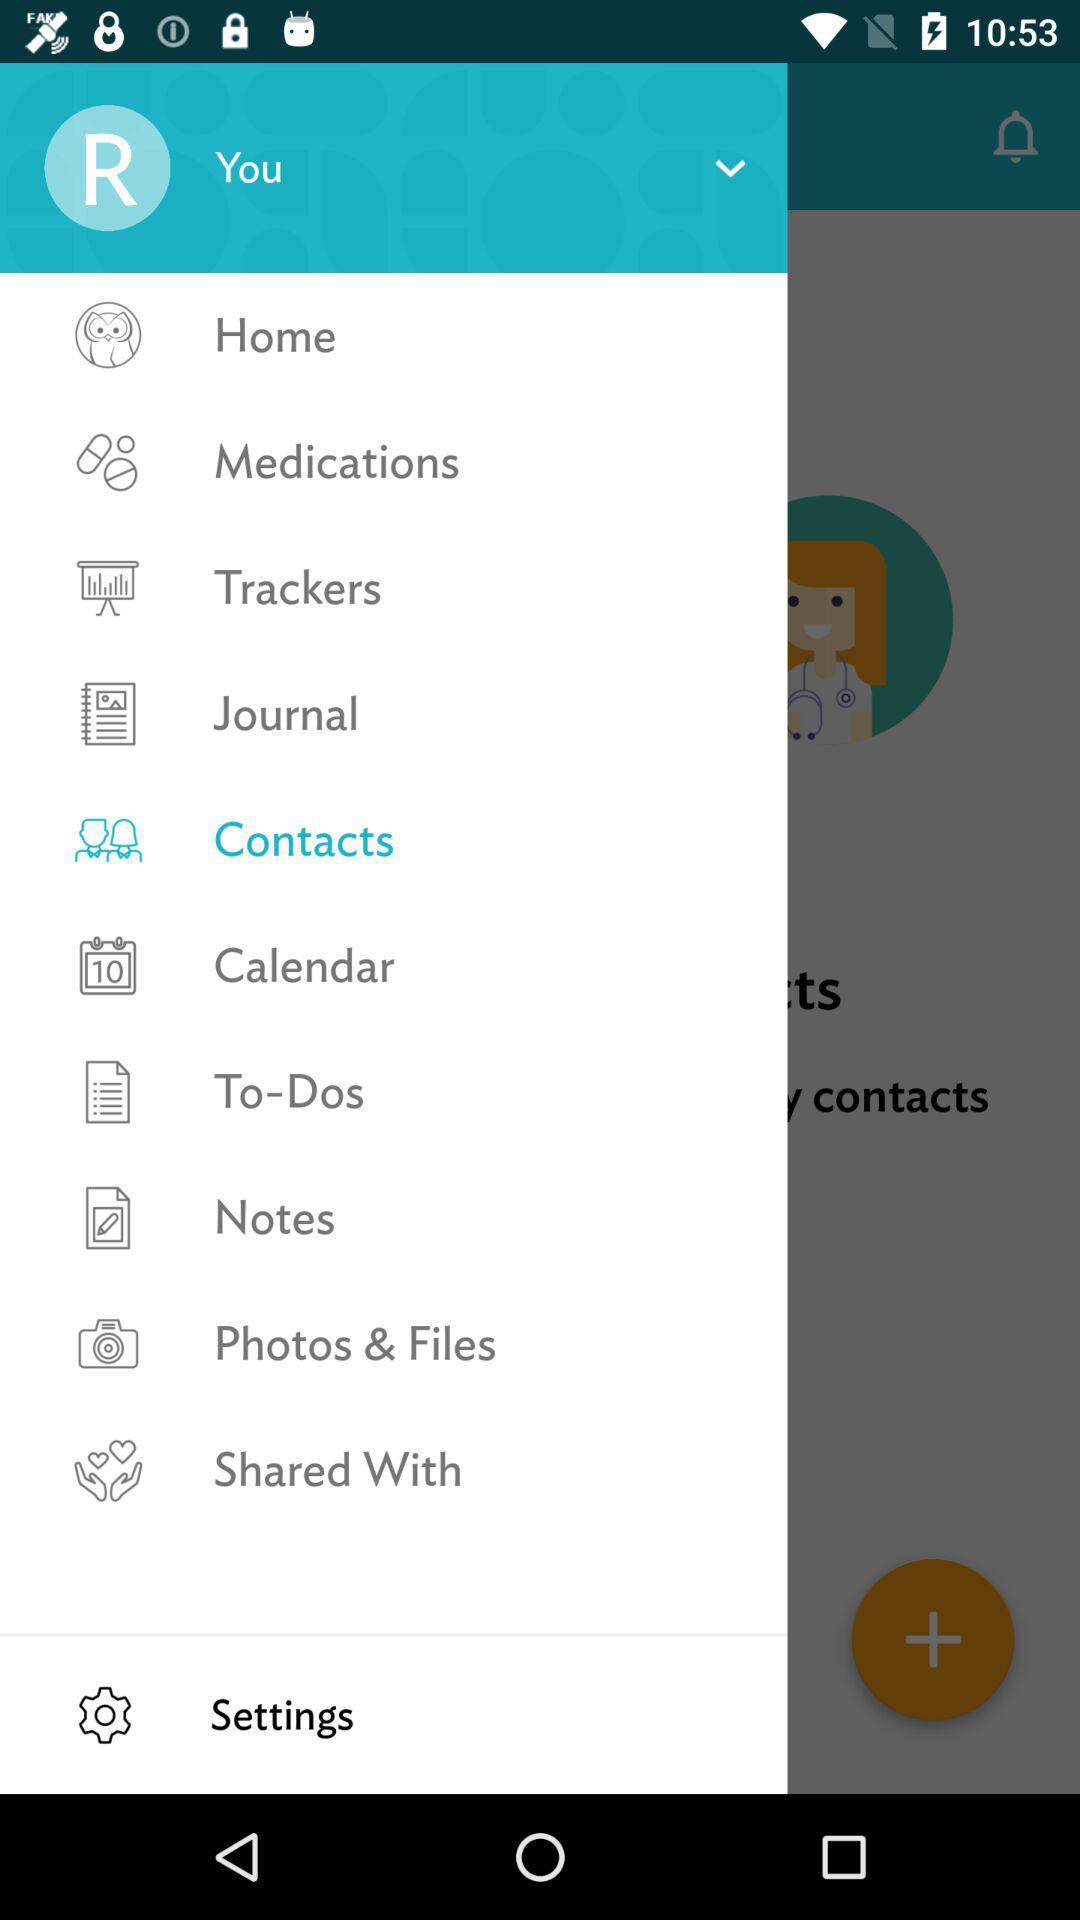  What do you see at coordinates (107, 524) in the screenshot?
I see `medications trackers` at bounding box center [107, 524].